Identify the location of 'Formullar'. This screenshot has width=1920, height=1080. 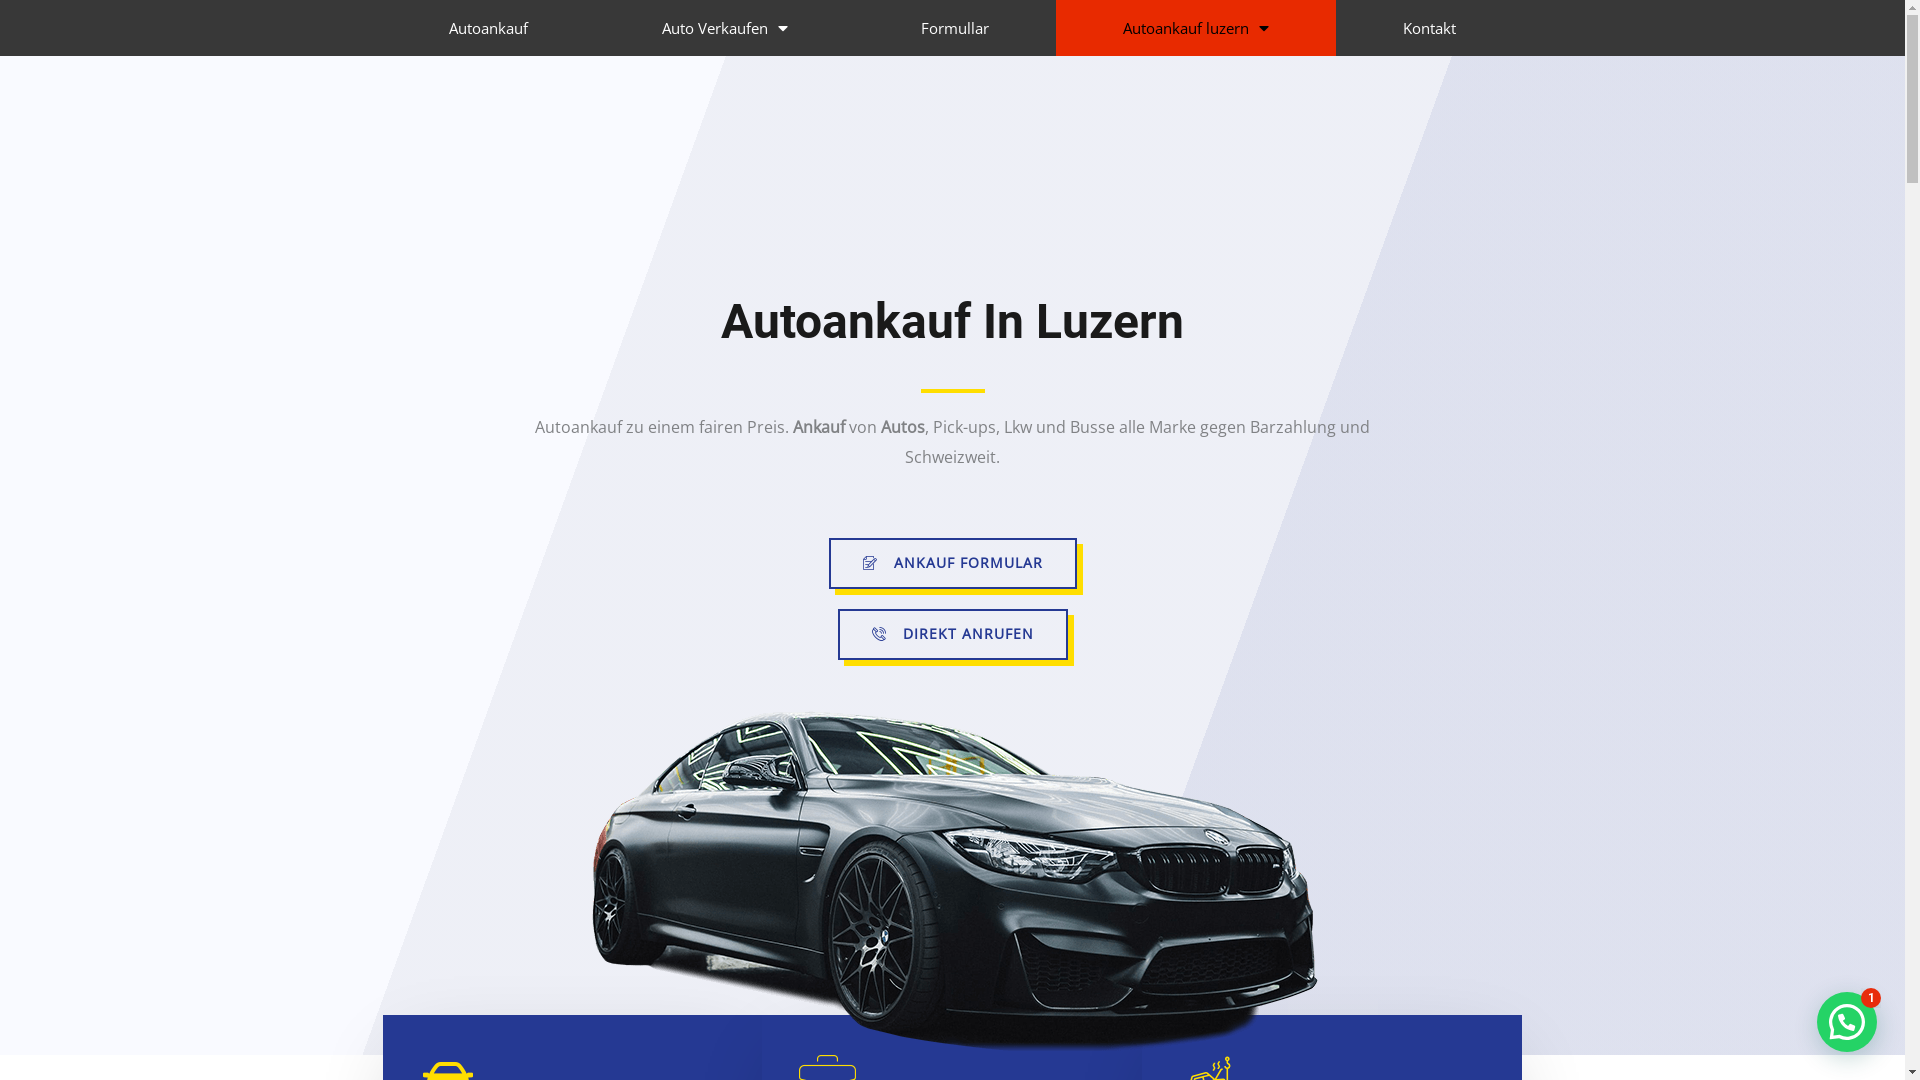
(954, 27).